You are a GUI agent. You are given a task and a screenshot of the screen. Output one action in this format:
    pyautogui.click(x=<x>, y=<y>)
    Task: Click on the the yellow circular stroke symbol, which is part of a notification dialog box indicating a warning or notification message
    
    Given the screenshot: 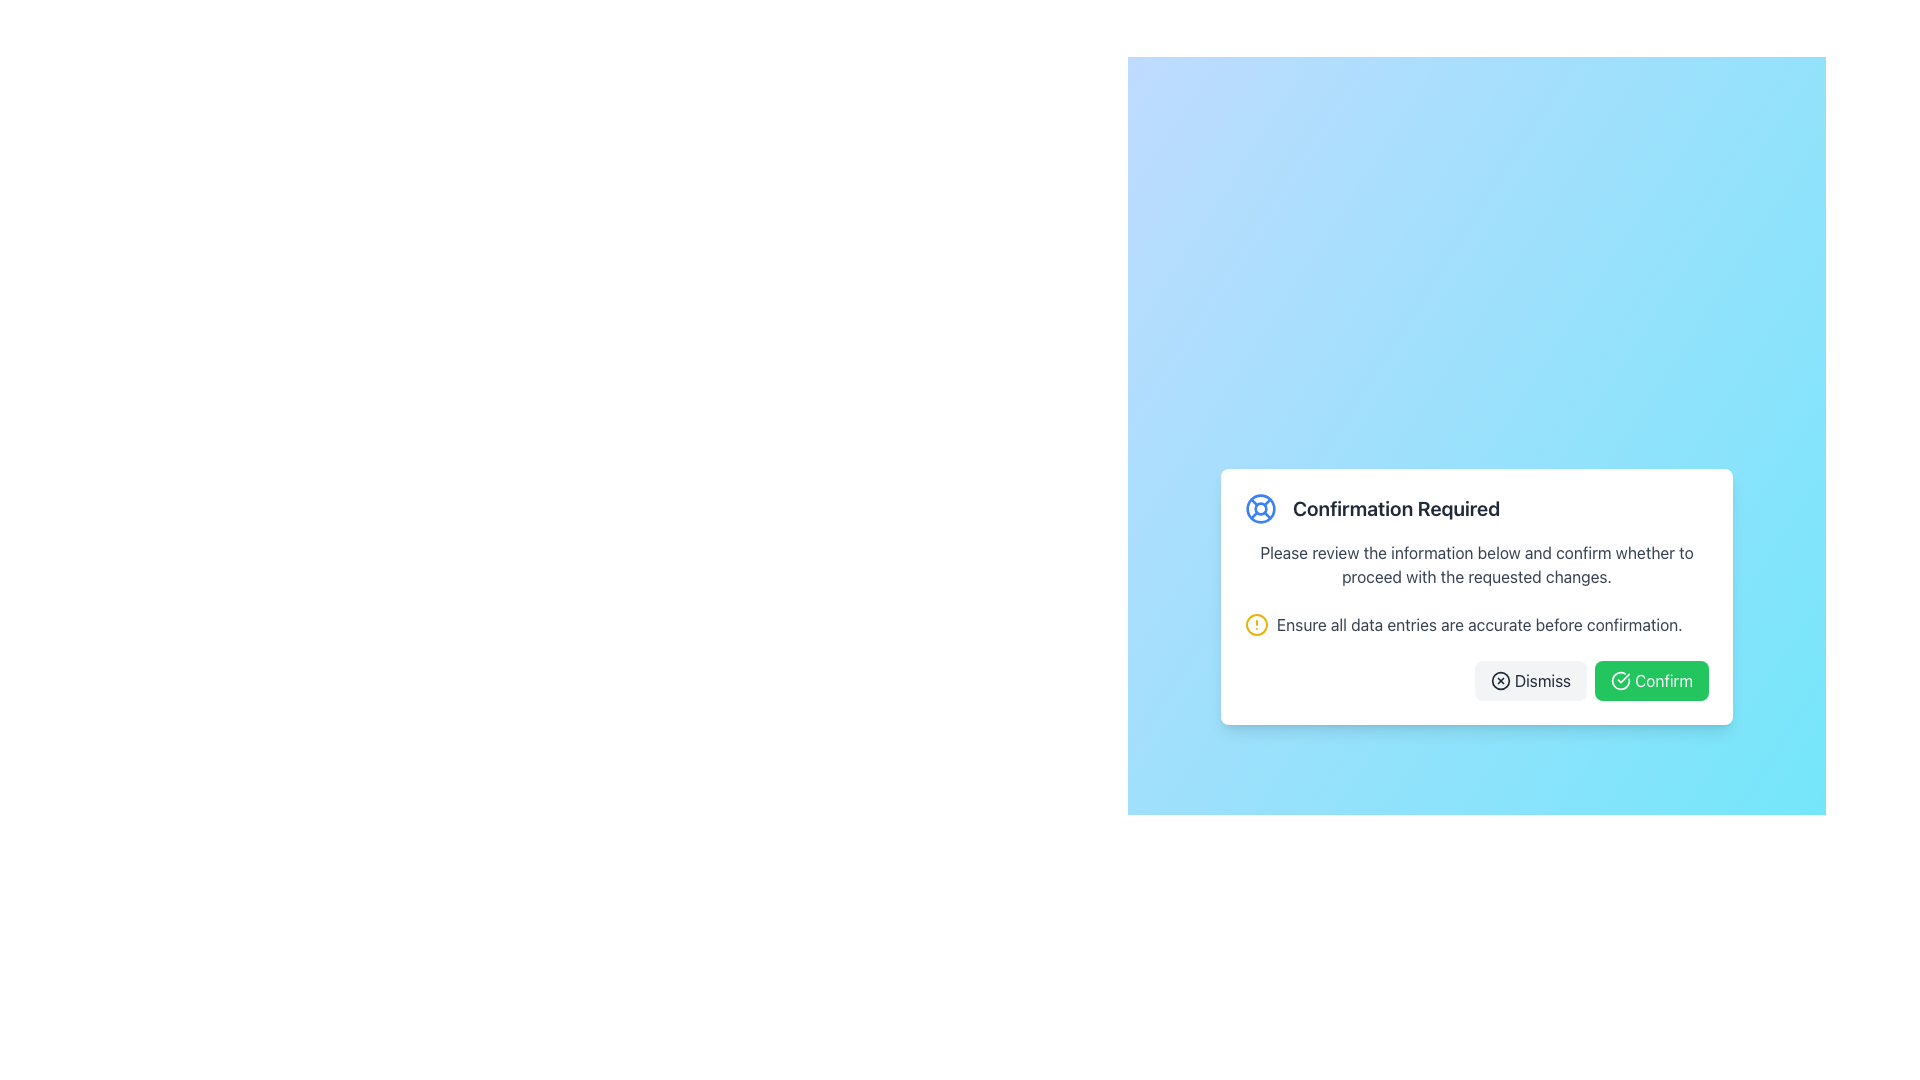 What is the action you would take?
    pyautogui.click(x=1256, y=623)
    